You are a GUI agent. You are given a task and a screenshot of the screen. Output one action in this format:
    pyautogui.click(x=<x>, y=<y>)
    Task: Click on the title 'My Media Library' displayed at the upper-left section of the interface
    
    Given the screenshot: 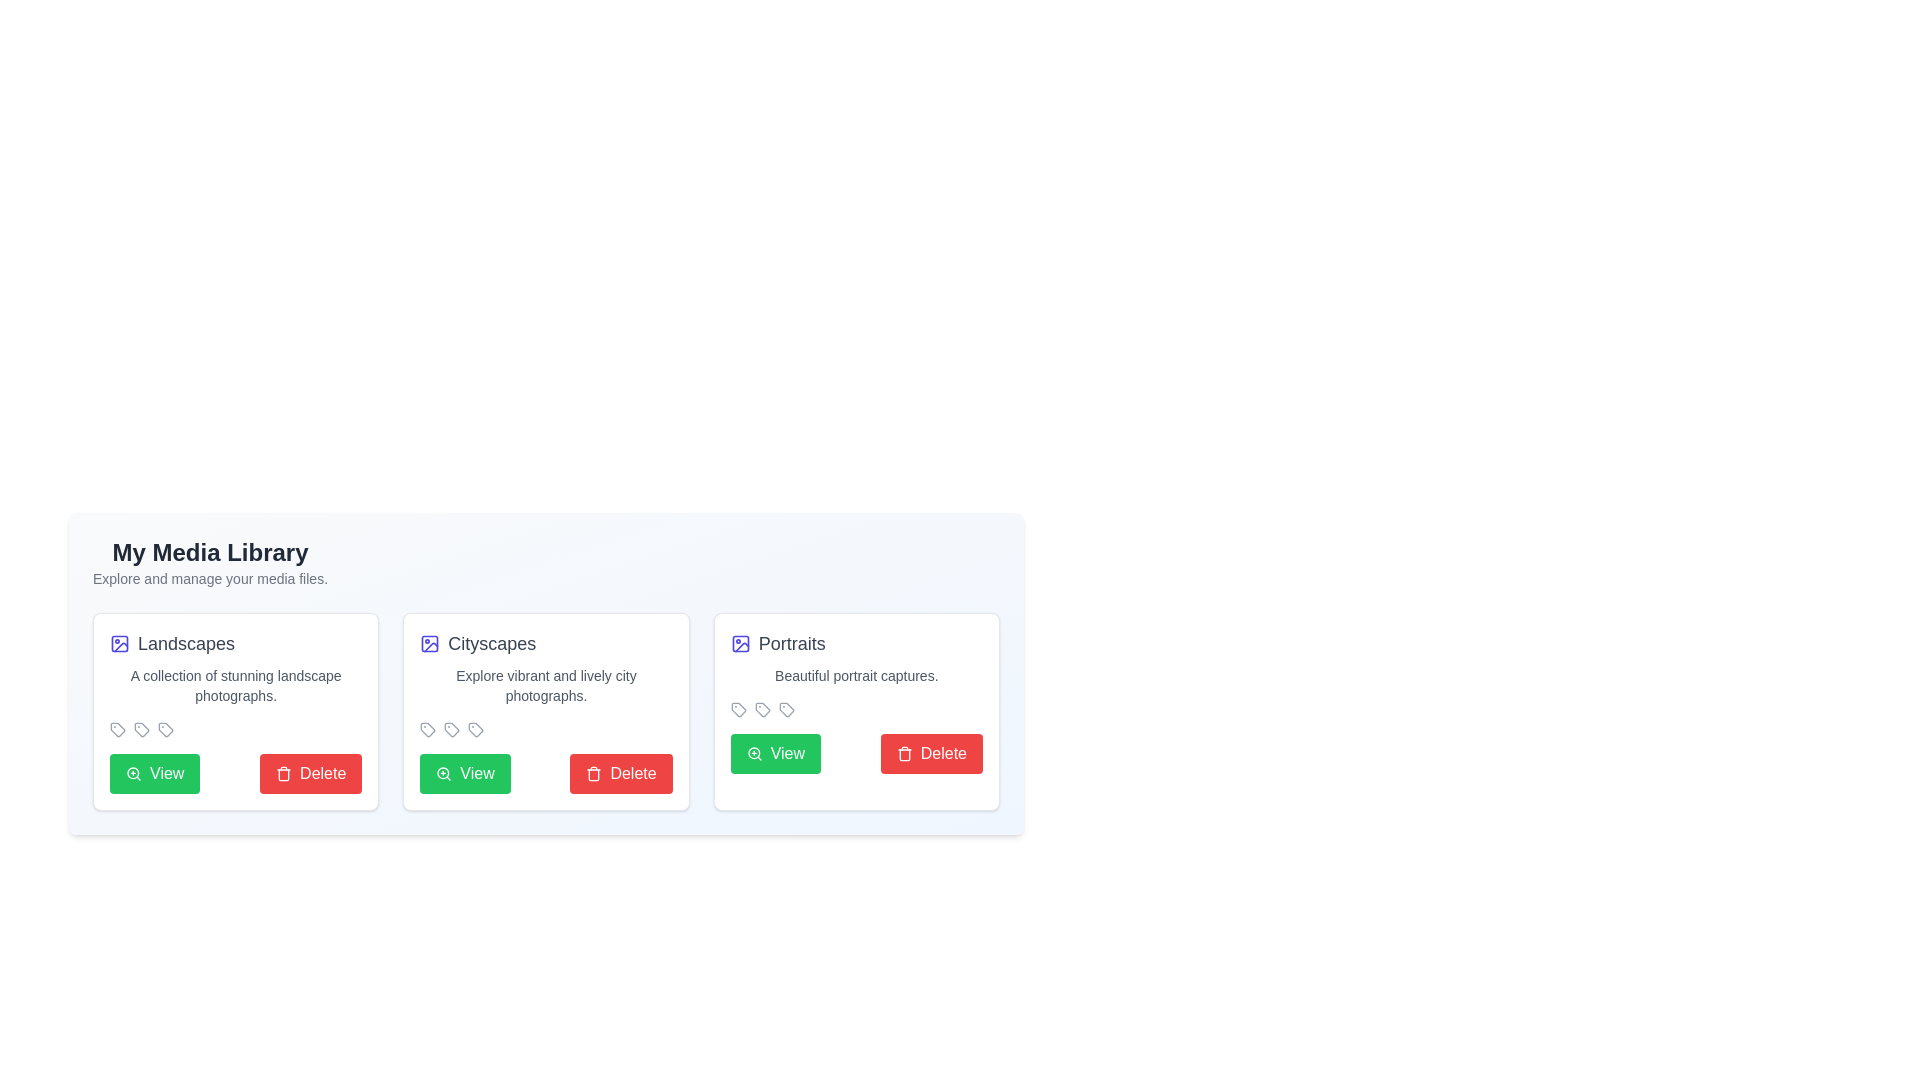 What is the action you would take?
    pyautogui.click(x=210, y=552)
    